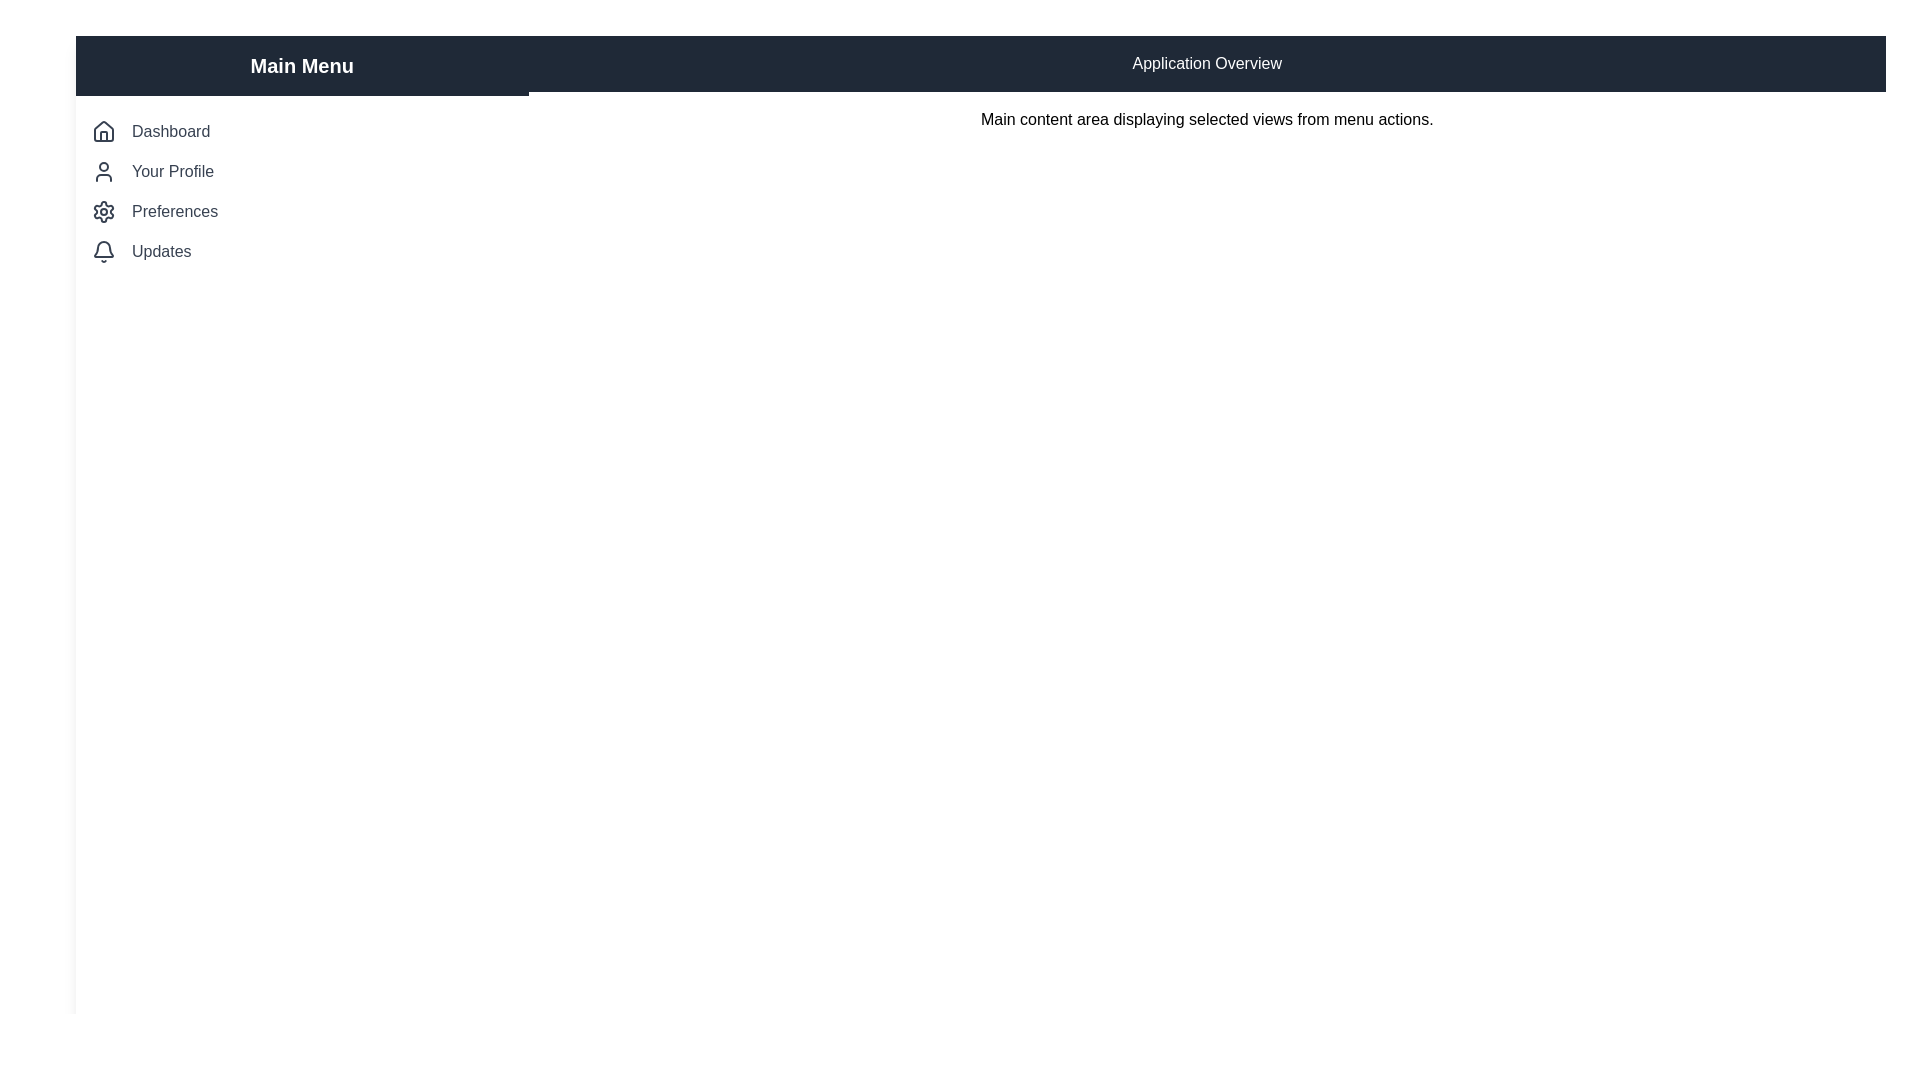 The height and width of the screenshot is (1080, 1920). What do you see at coordinates (103, 131) in the screenshot?
I see `the 'Dashboard' icon located in the left-side vertical menu` at bounding box center [103, 131].